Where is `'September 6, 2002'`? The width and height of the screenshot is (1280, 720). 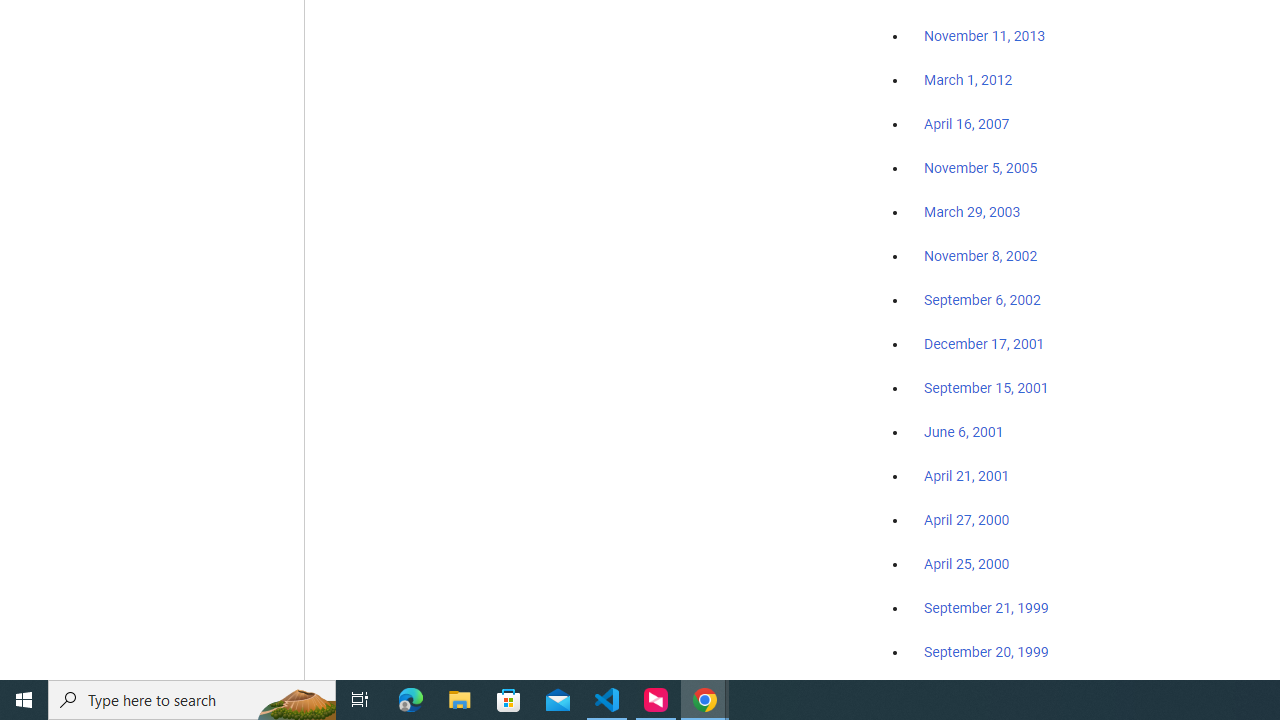 'September 6, 2002' is located at coordinates (982, 299).